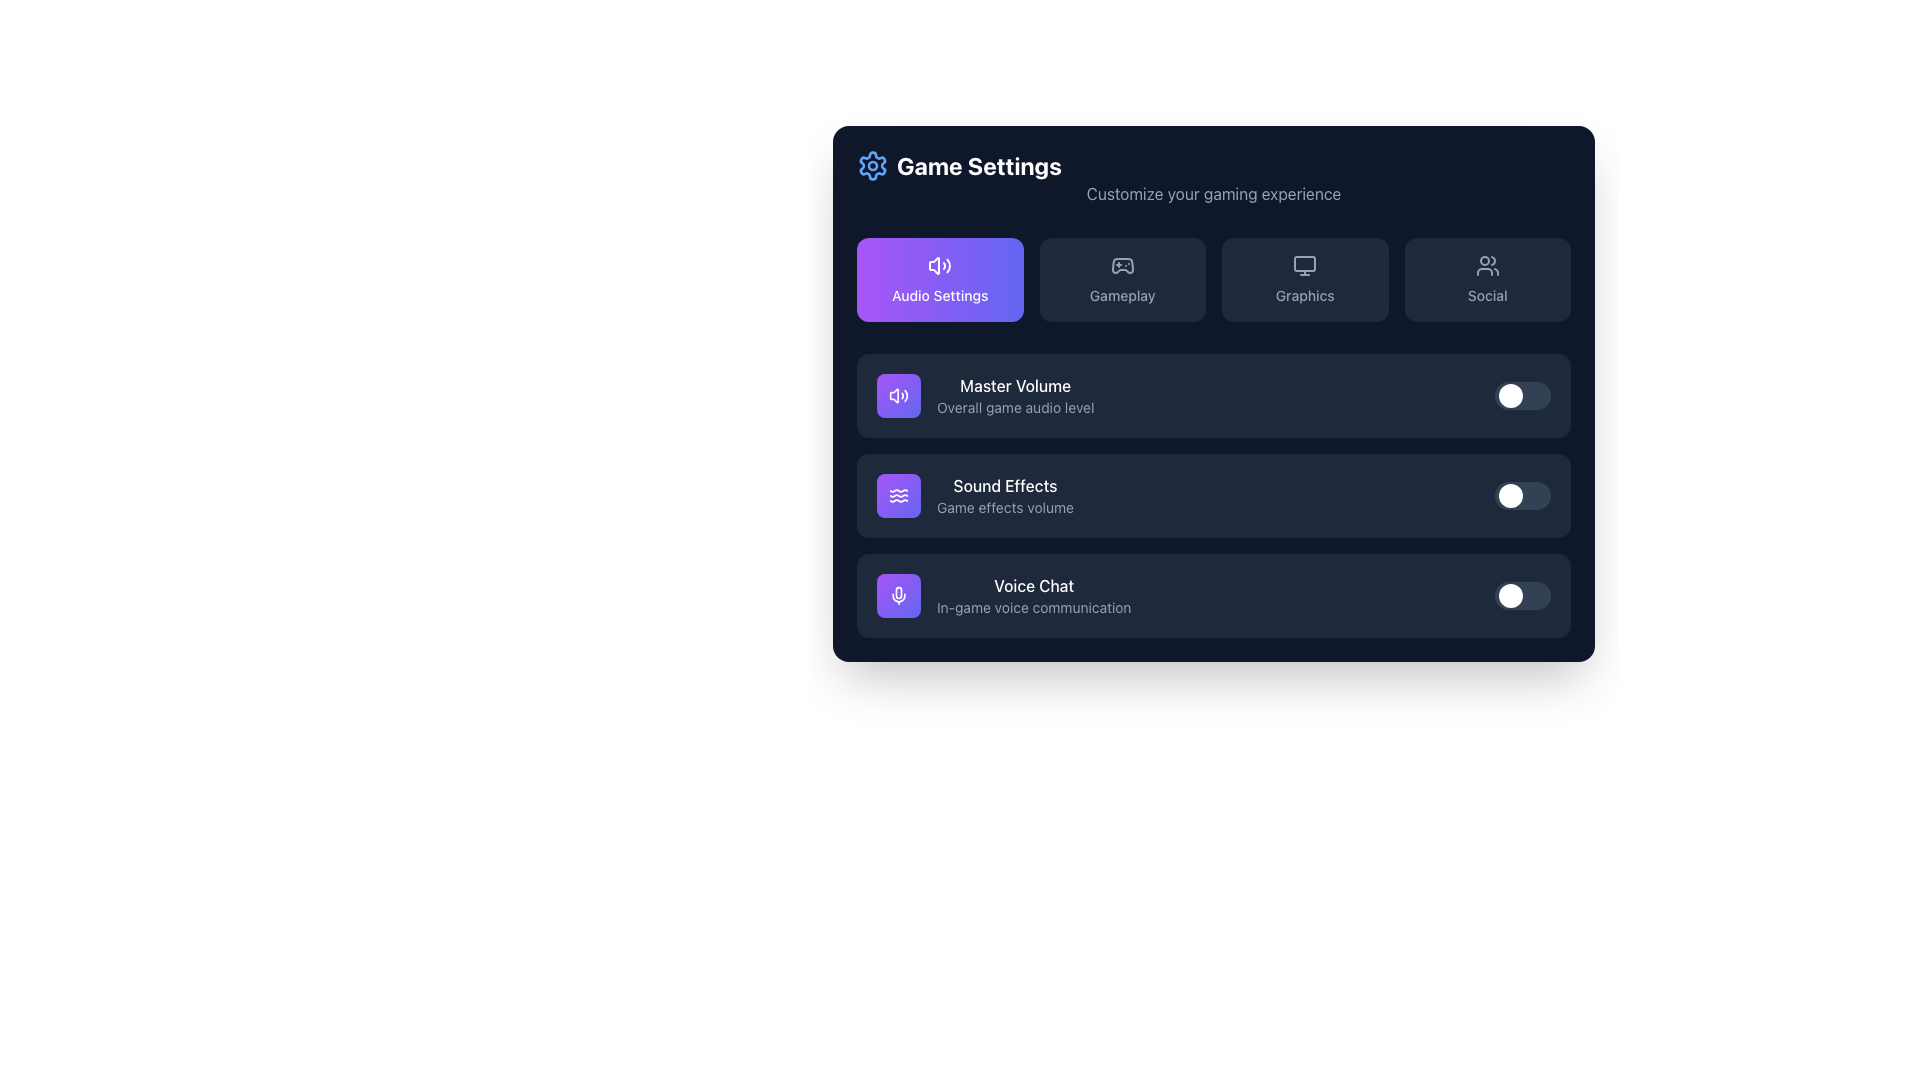 The height and width of the screenshot is (1080, 1920). I want to click on settings associated with the second item in the vertical list that indicates the feature to adjust or view game sound effects volume settings within the 'Audio Settings' section, so click(975, 495).